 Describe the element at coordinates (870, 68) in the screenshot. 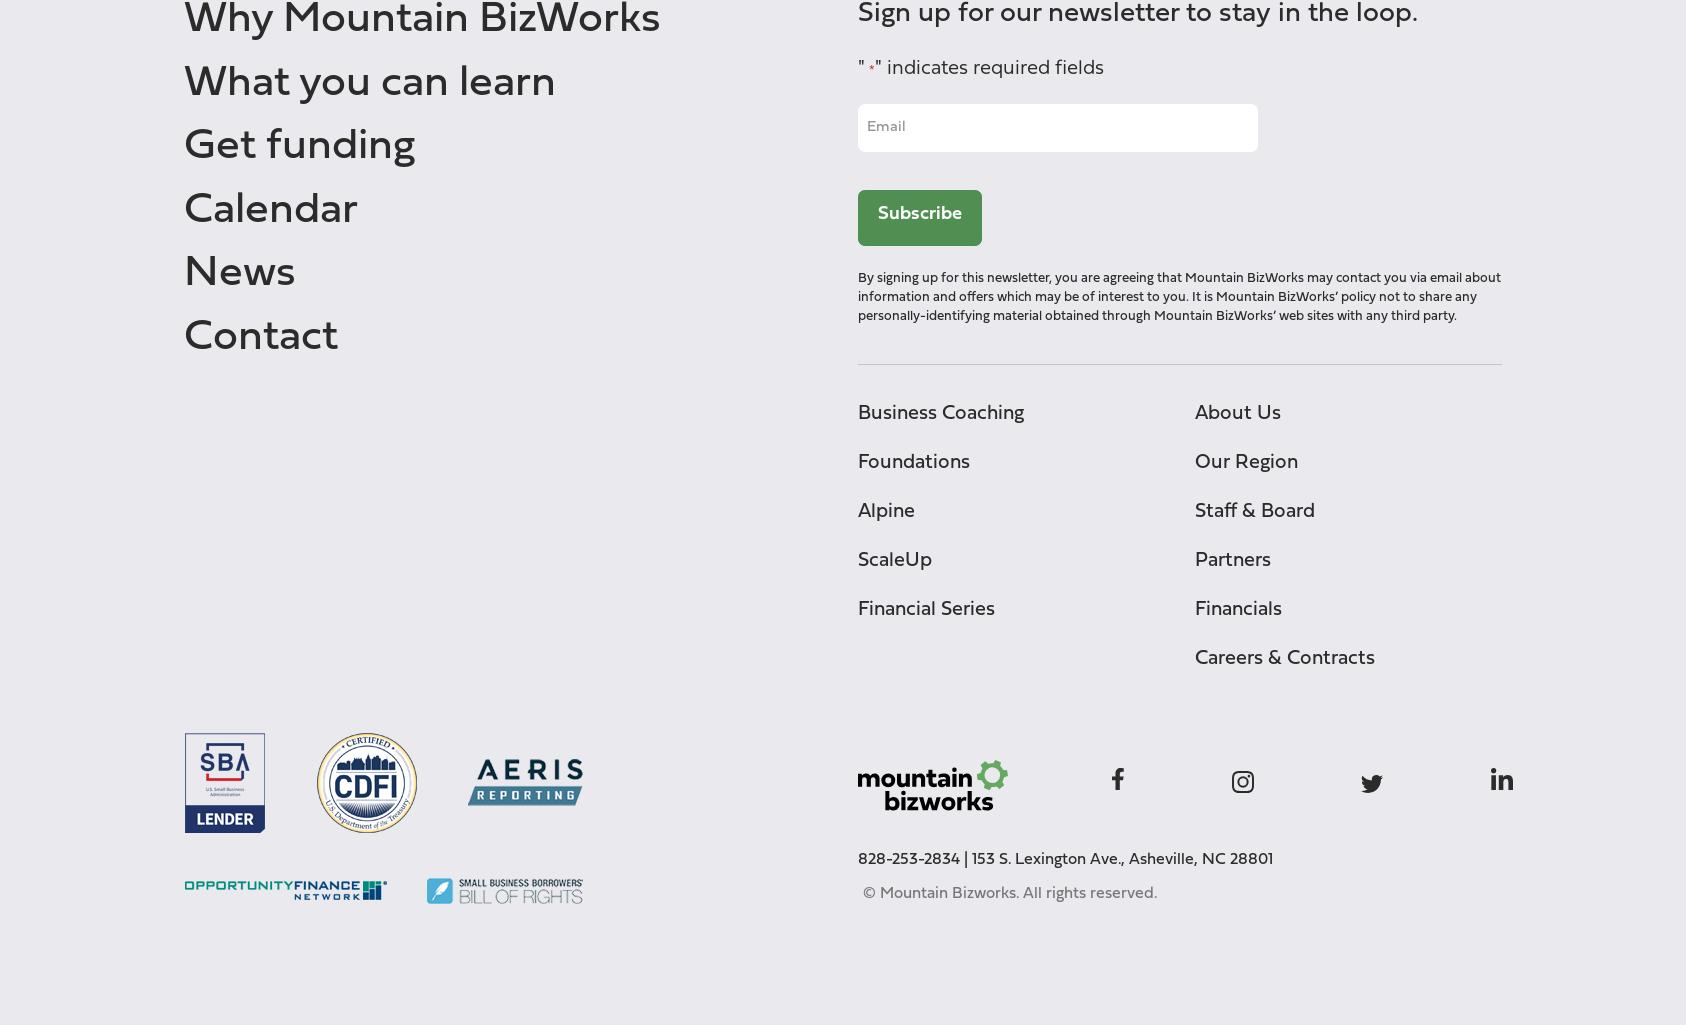

I see `'*'` at that location.